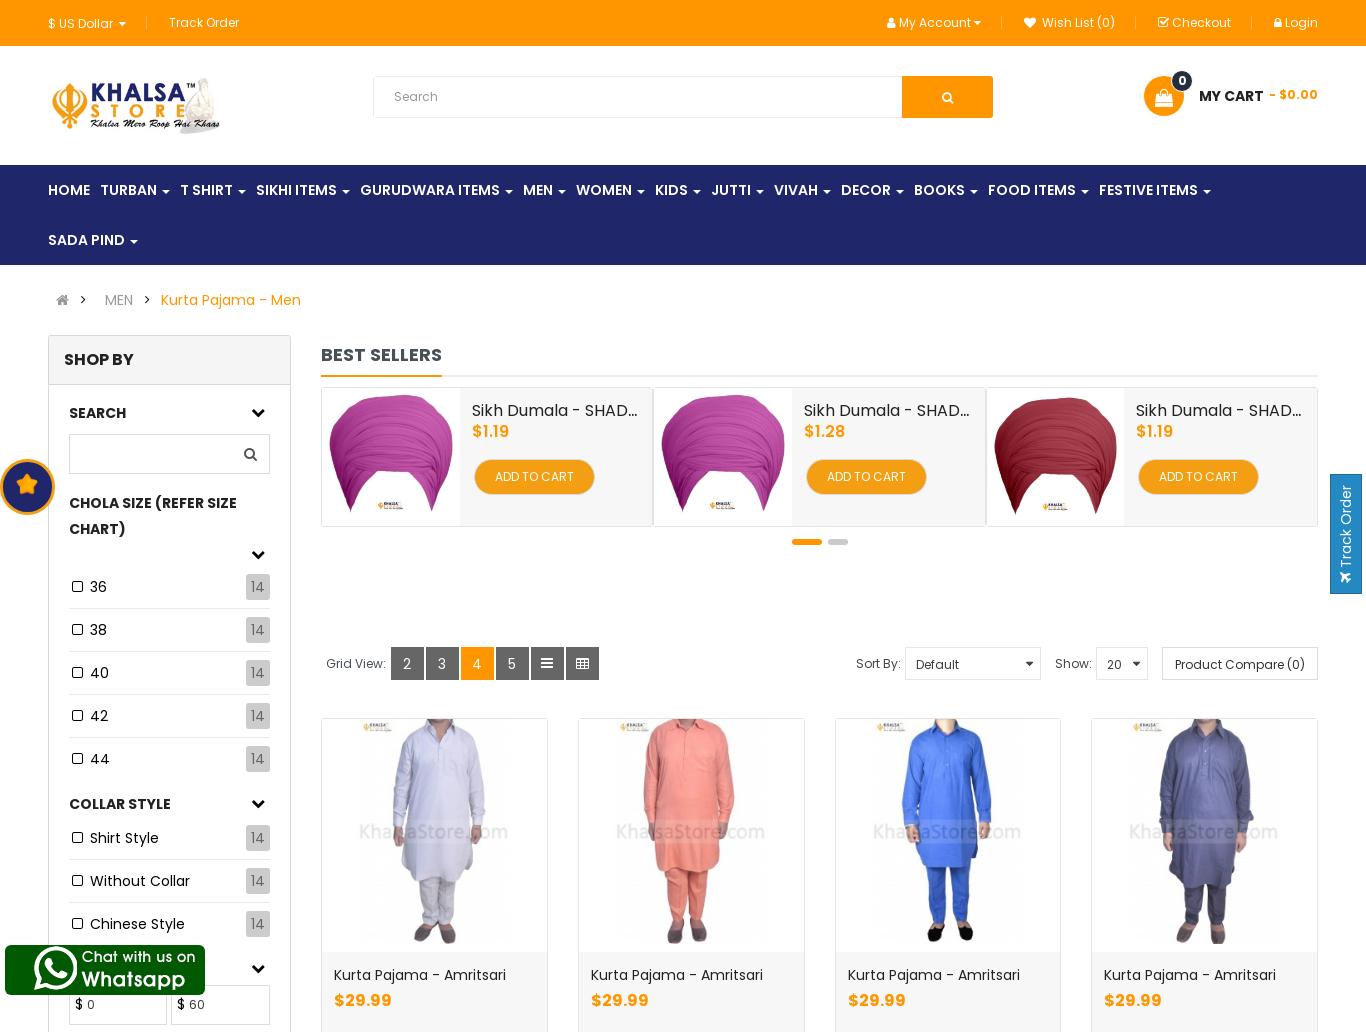 The image size is (1366, 1032). I want to click on '€ Euro', so click(66, 79).